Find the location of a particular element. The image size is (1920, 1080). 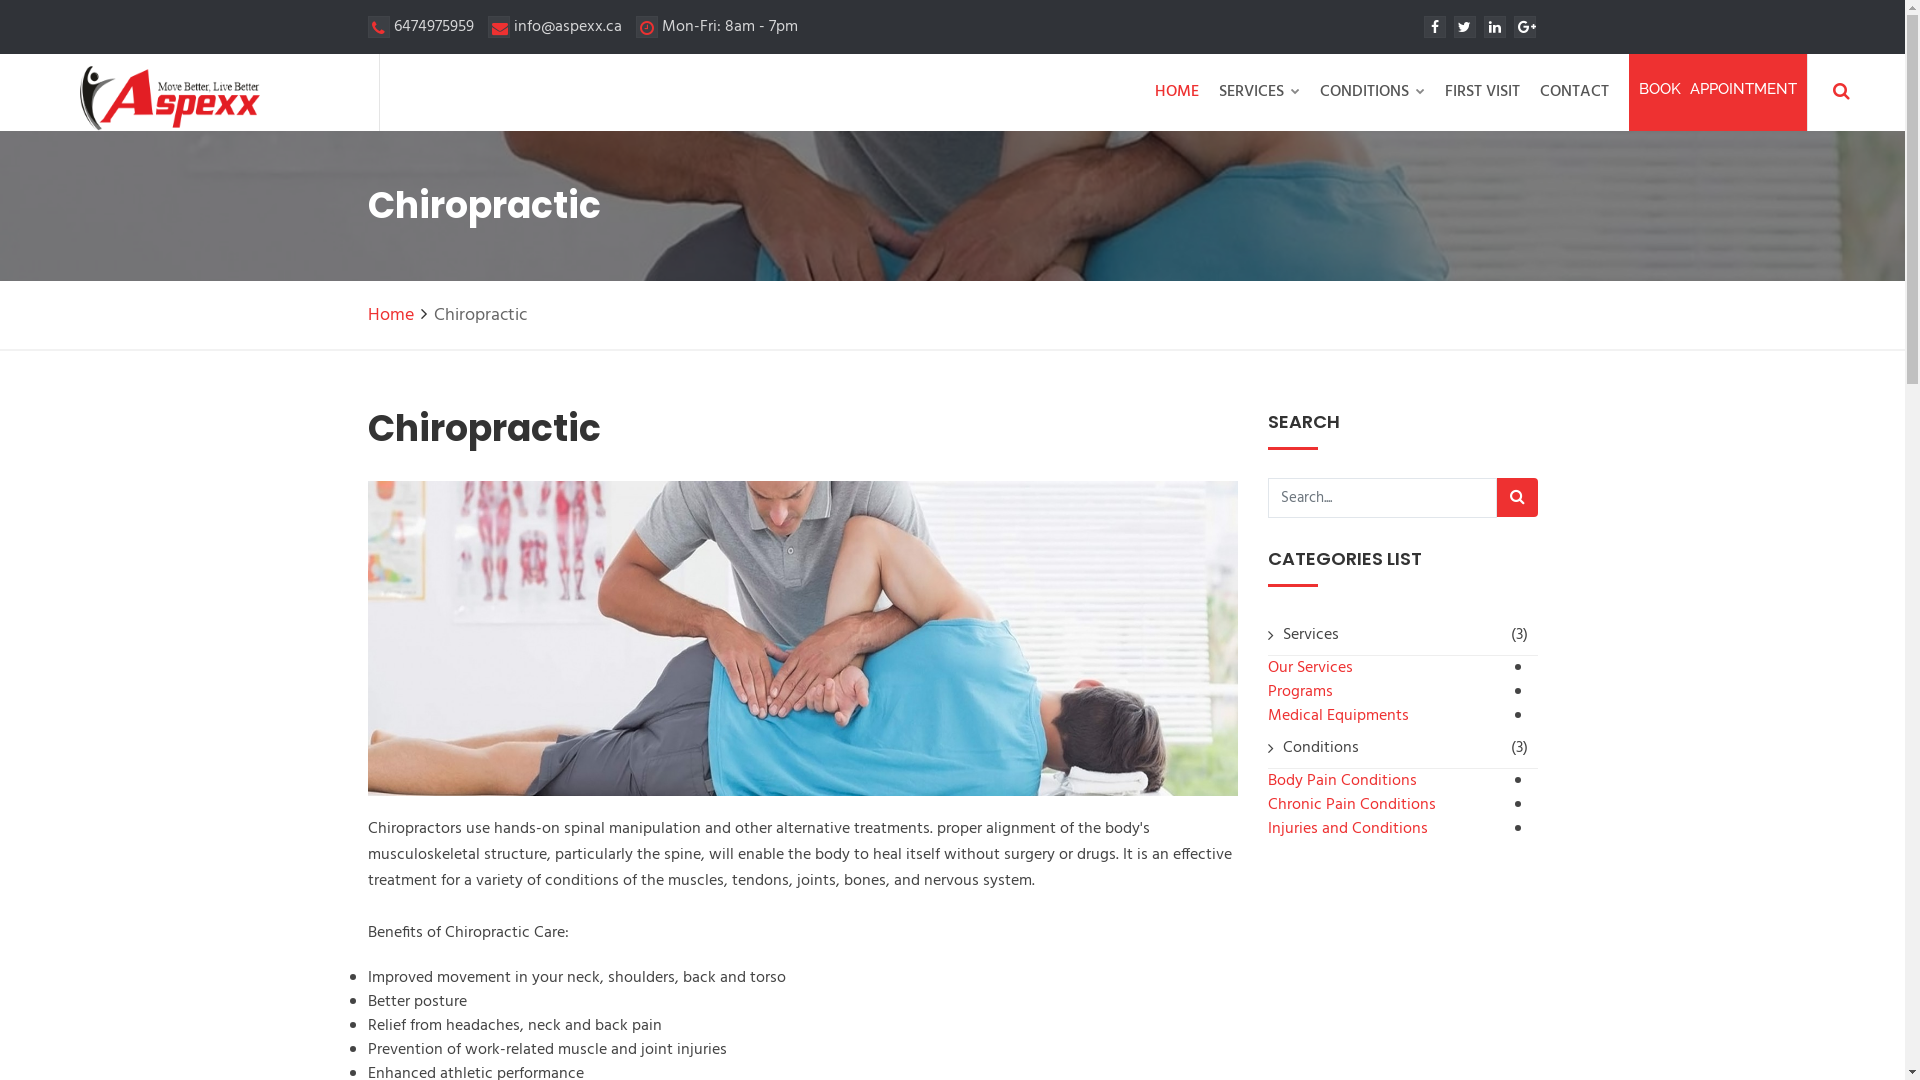

'6474975959' is located at coordinates (420, 27).